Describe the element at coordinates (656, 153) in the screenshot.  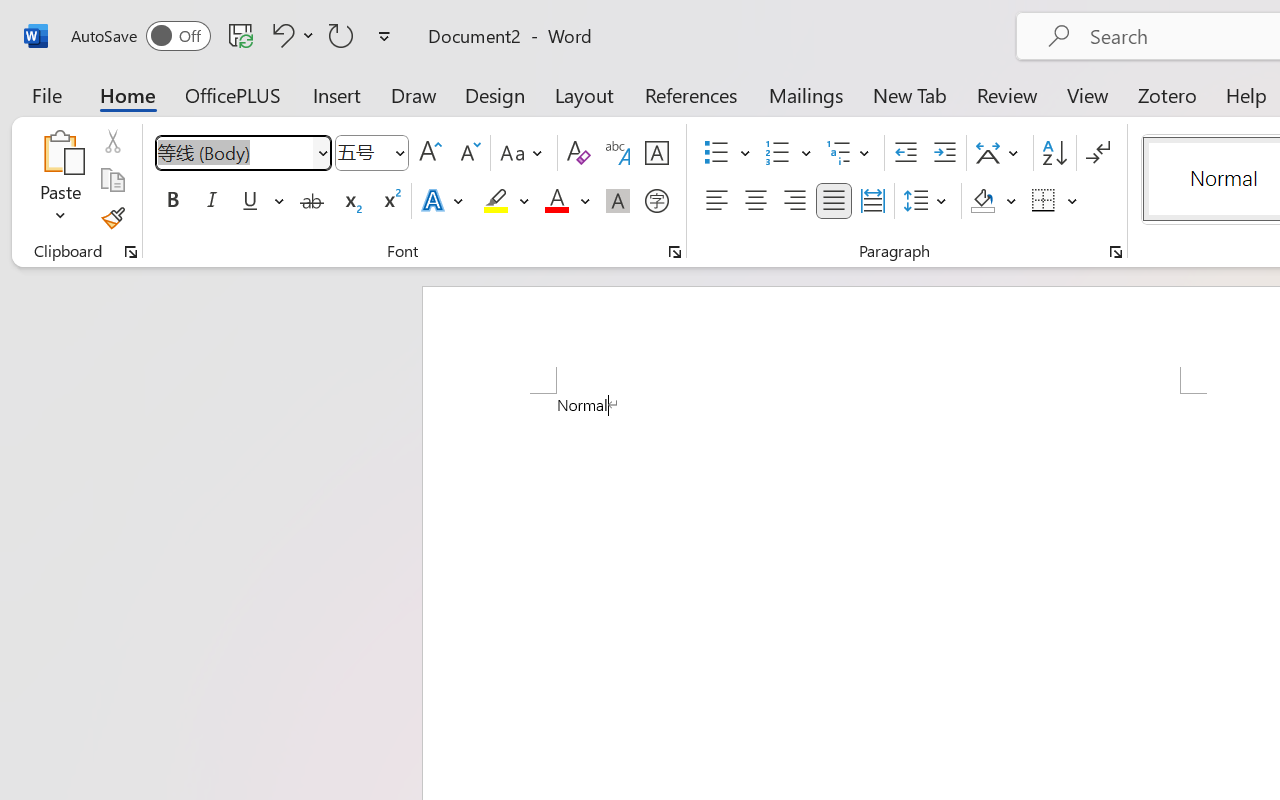
I see `'Character Border'` at that location.